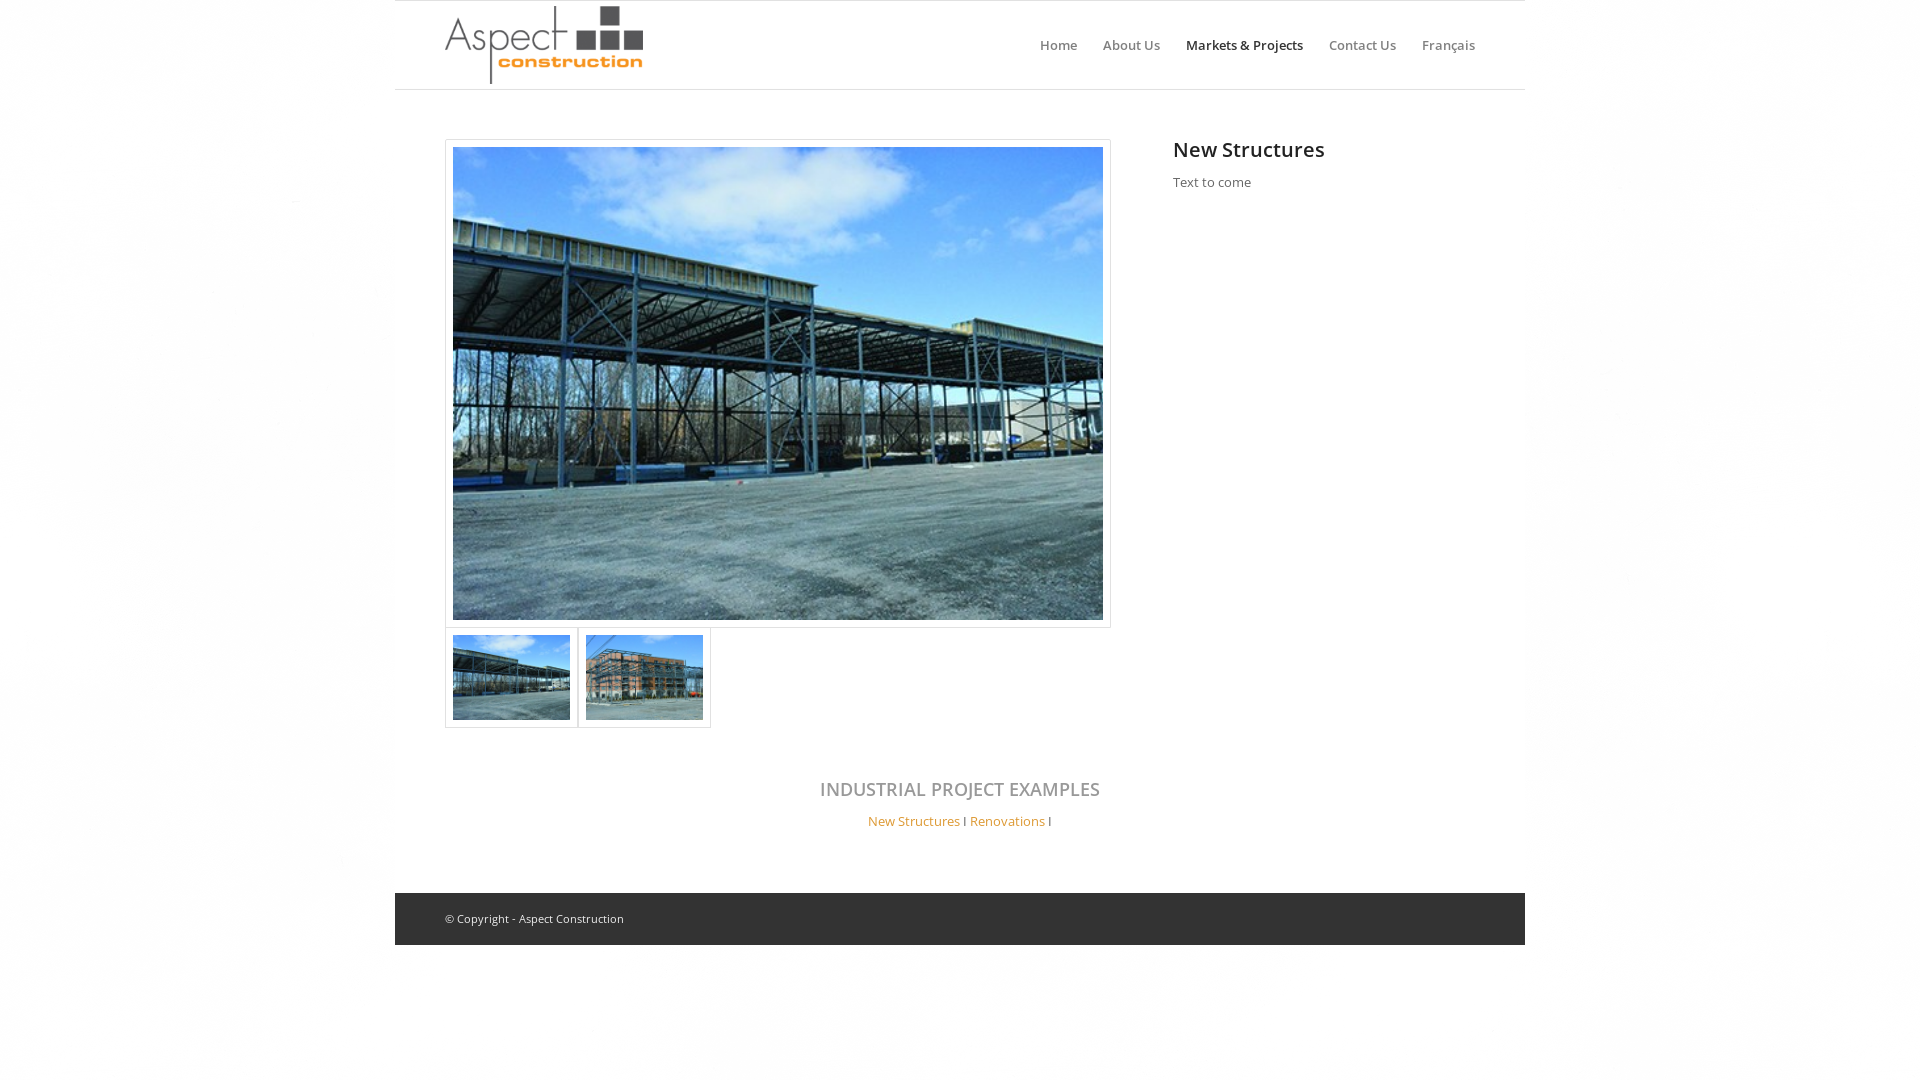 The height and width of the screenshot is (1080, 1920). I want to click on 'Markets & Projects', so click(1243, 45).